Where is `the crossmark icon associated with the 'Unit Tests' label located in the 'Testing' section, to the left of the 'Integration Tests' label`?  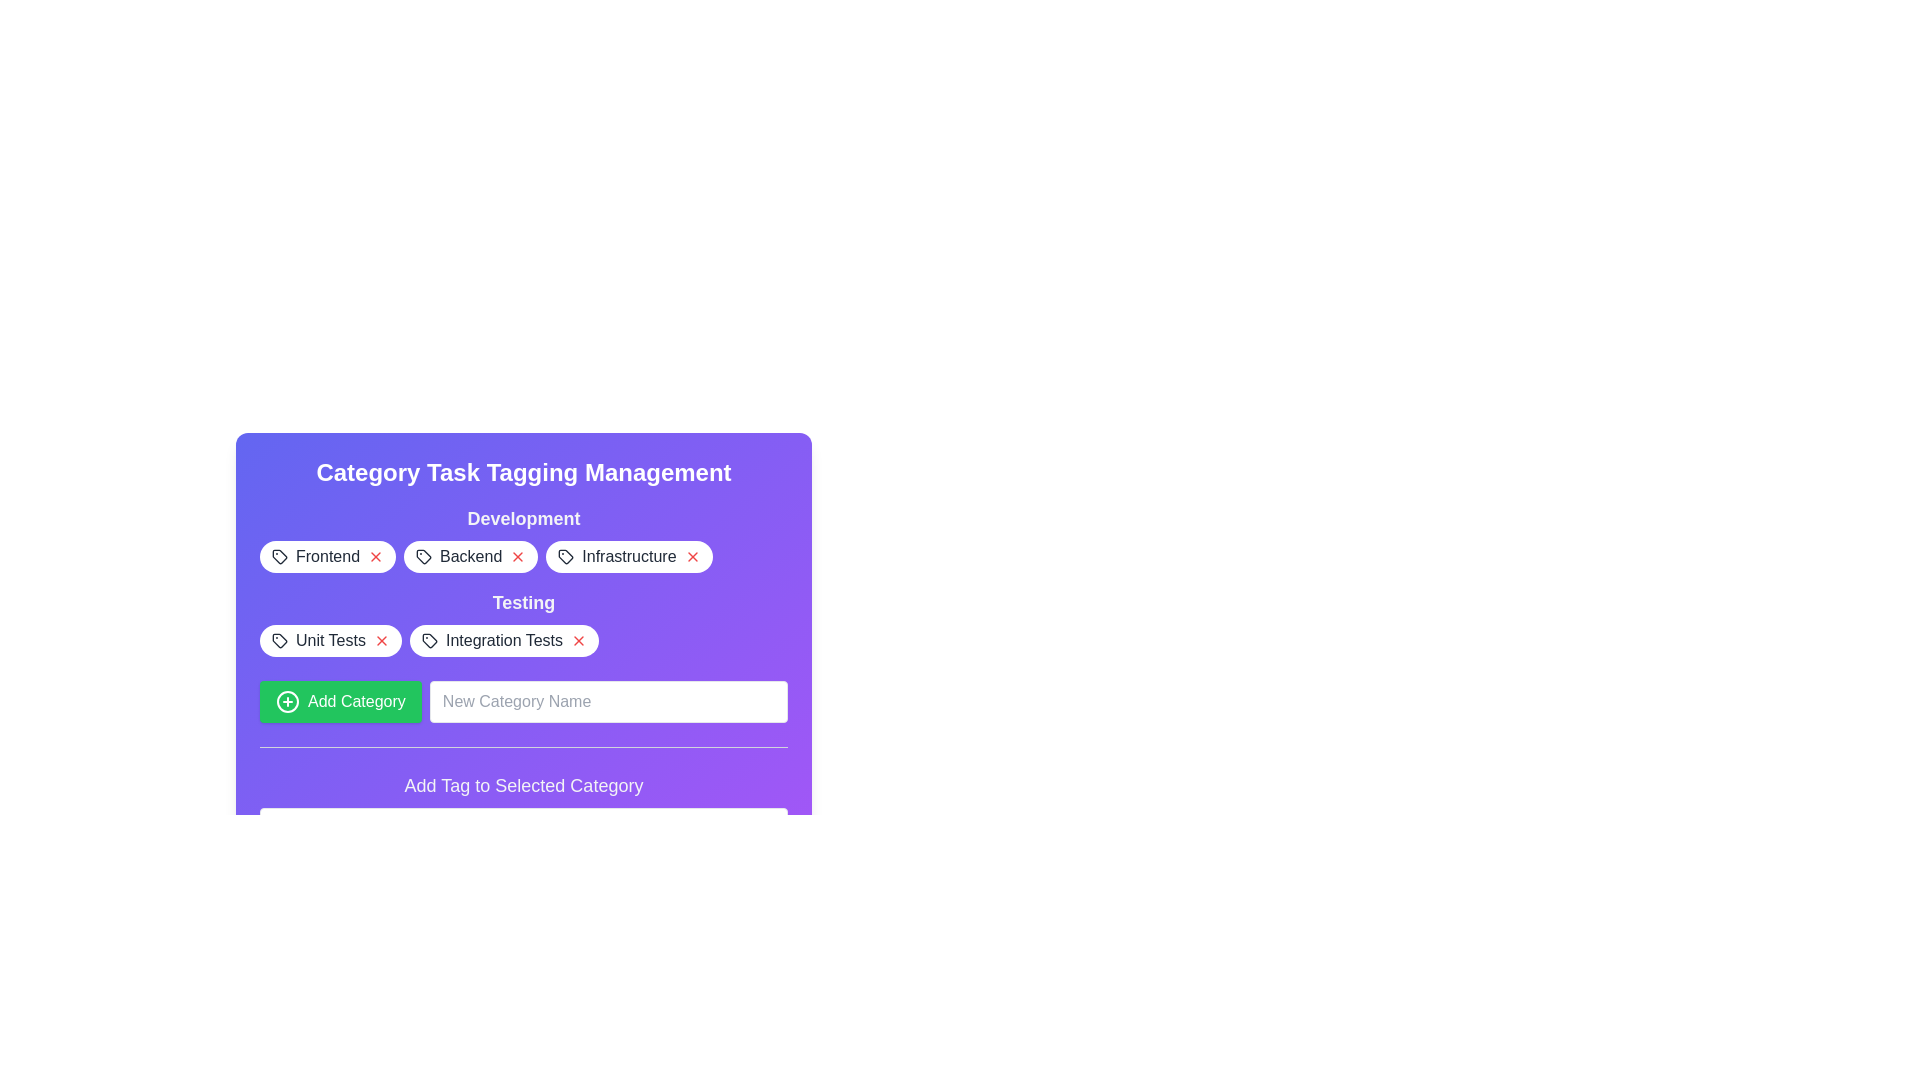
the crossmark icon associated with the 'Unit Tests' label located in the 'Testing' section, to the left of the 'Integration Tests' label is located at coordinates (331, 640).